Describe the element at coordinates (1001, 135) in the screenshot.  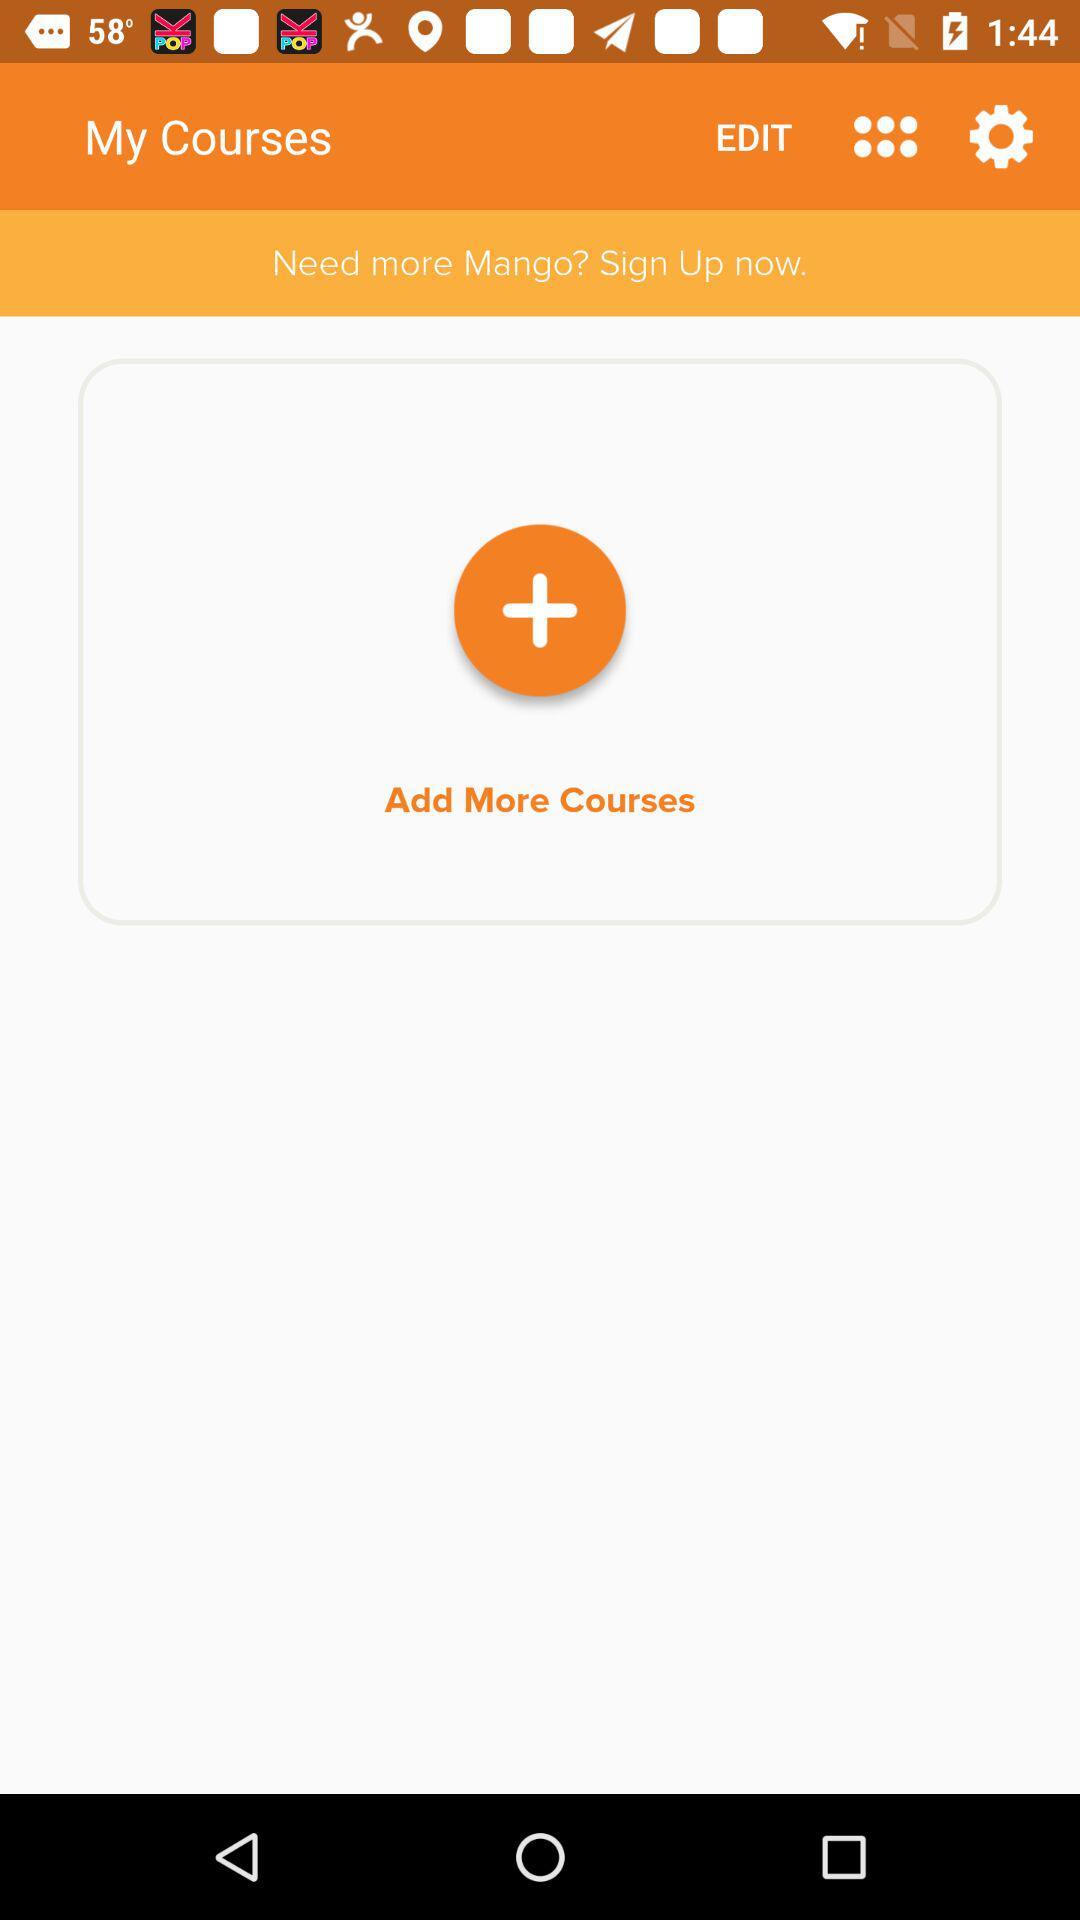
I see `item above the need more mango` at that location.